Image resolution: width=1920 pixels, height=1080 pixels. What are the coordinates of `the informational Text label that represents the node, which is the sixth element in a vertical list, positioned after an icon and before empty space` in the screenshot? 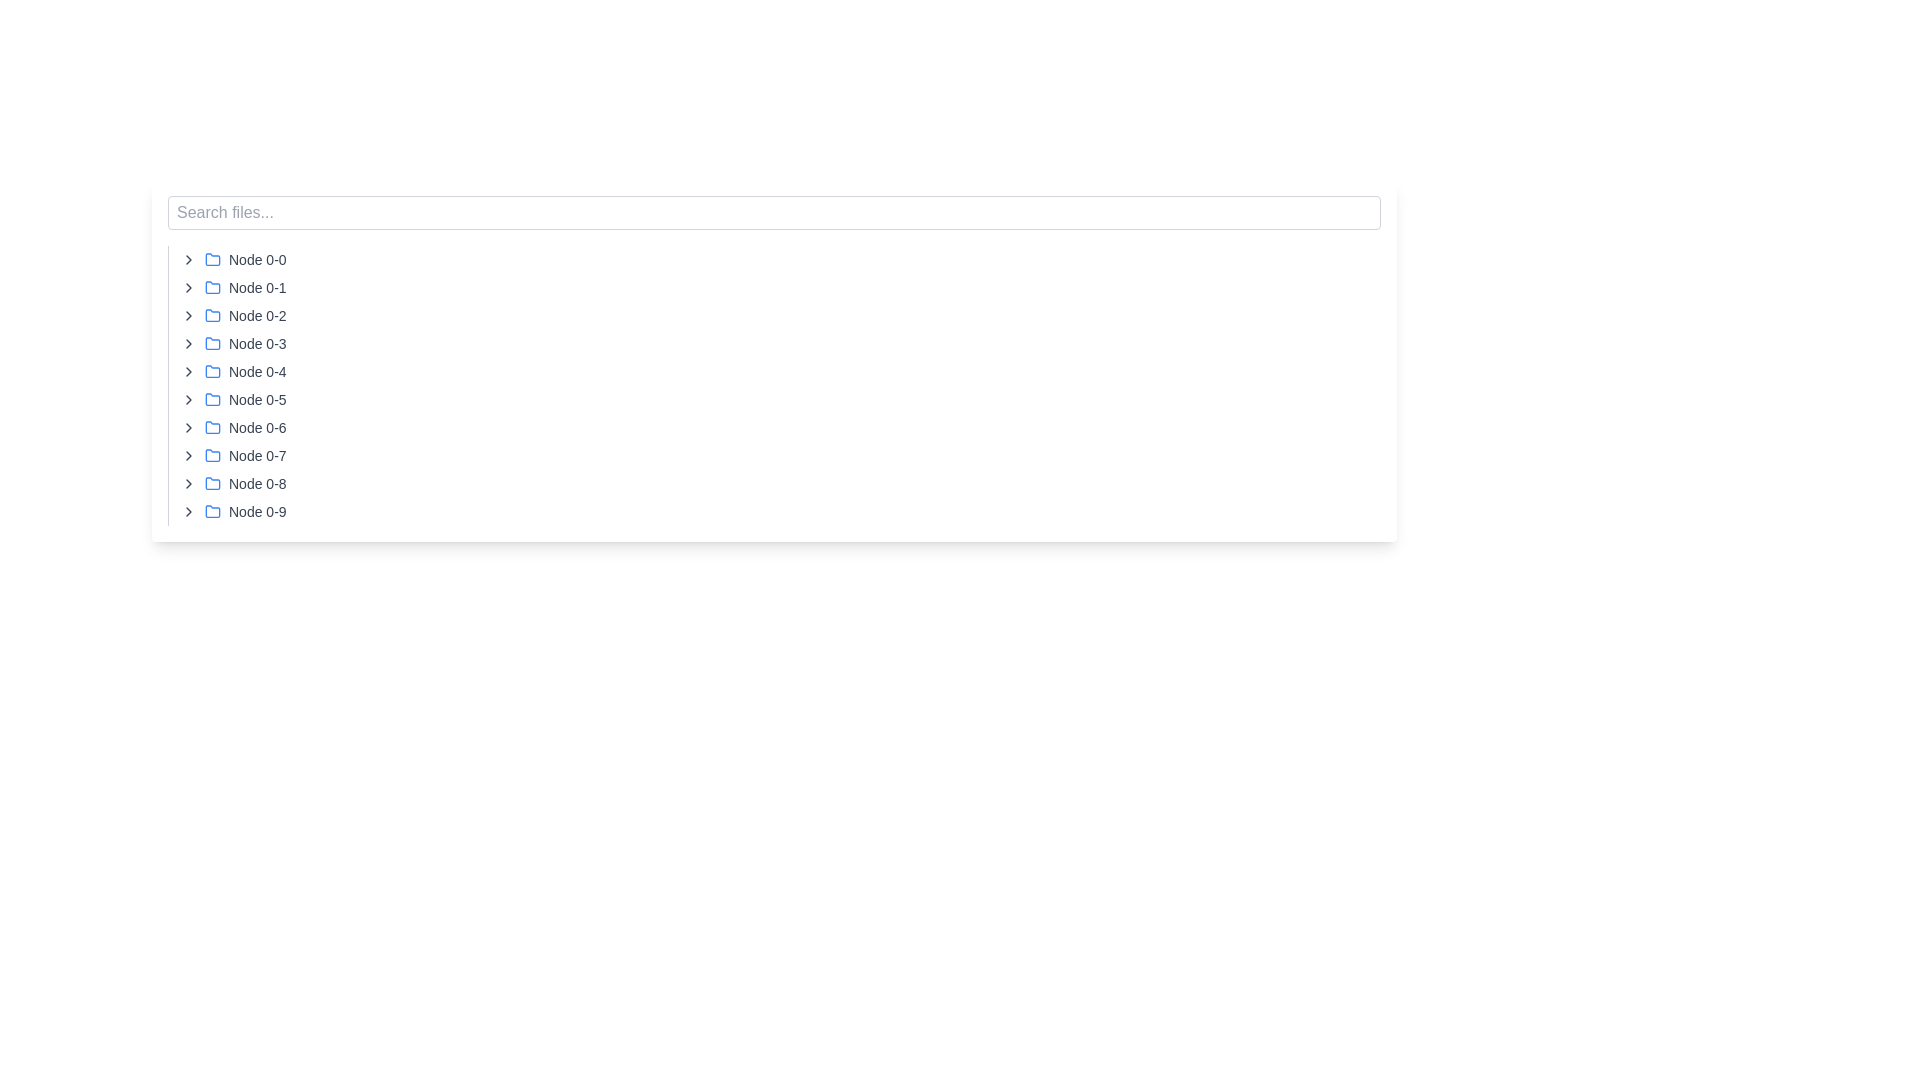 It's located at (256, 400).